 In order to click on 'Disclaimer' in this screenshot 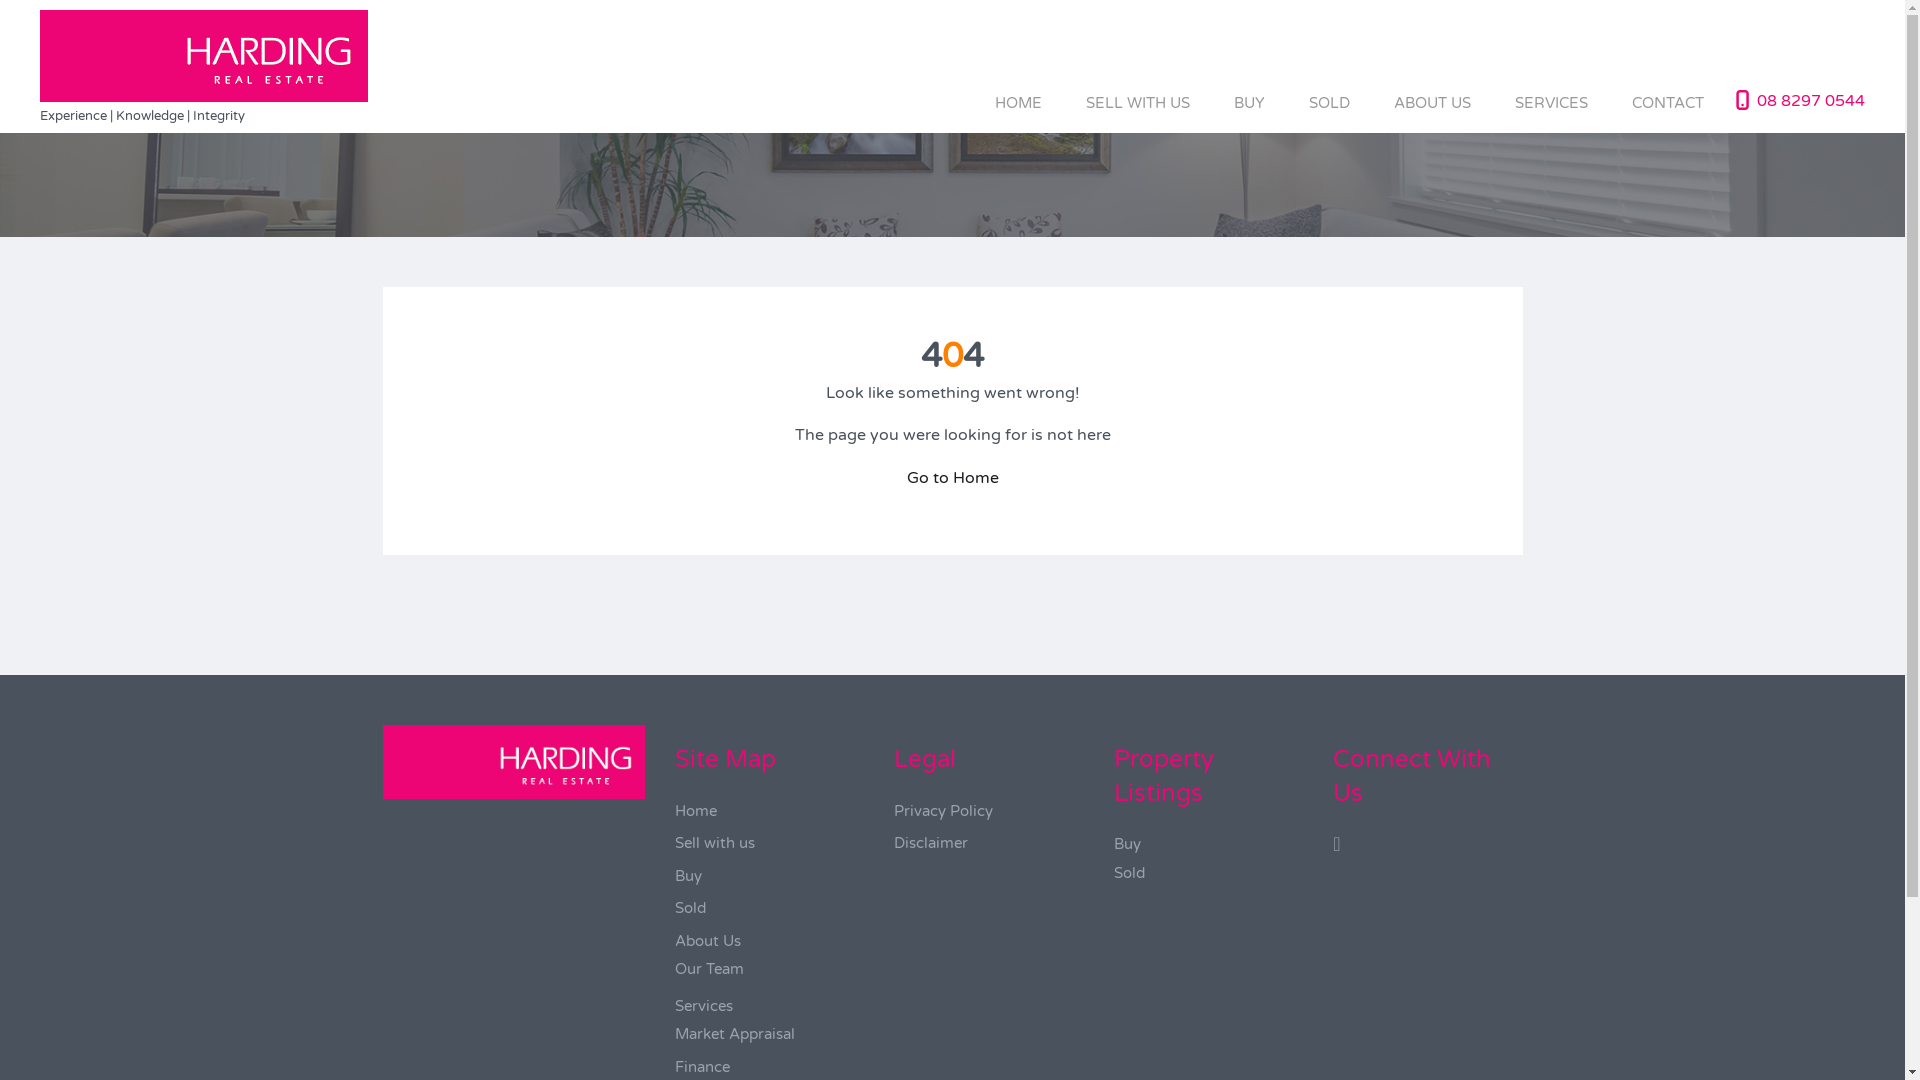, I will do `click(892, 843)`.